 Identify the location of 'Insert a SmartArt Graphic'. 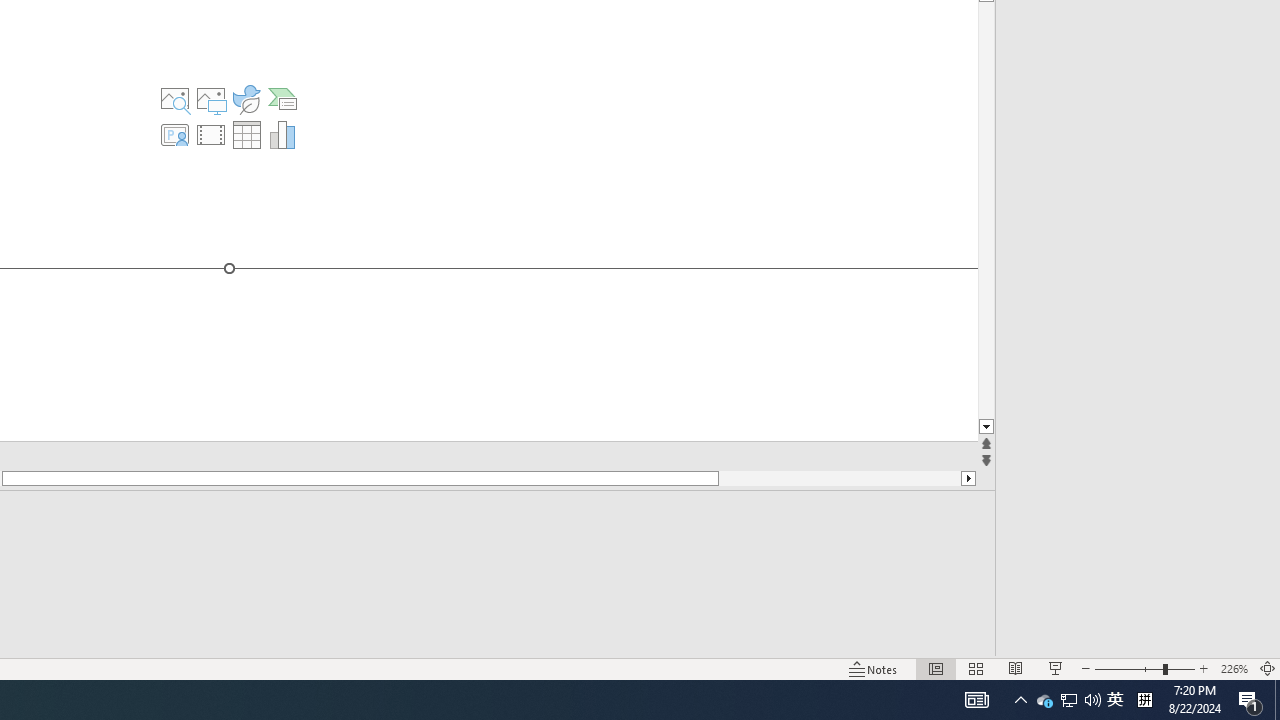
(282, 99).